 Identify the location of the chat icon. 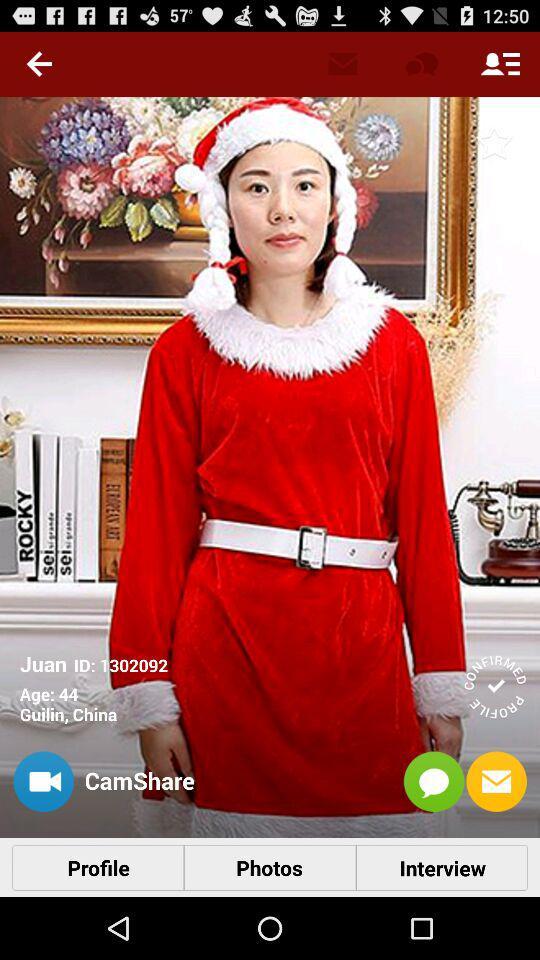
(434, 836).